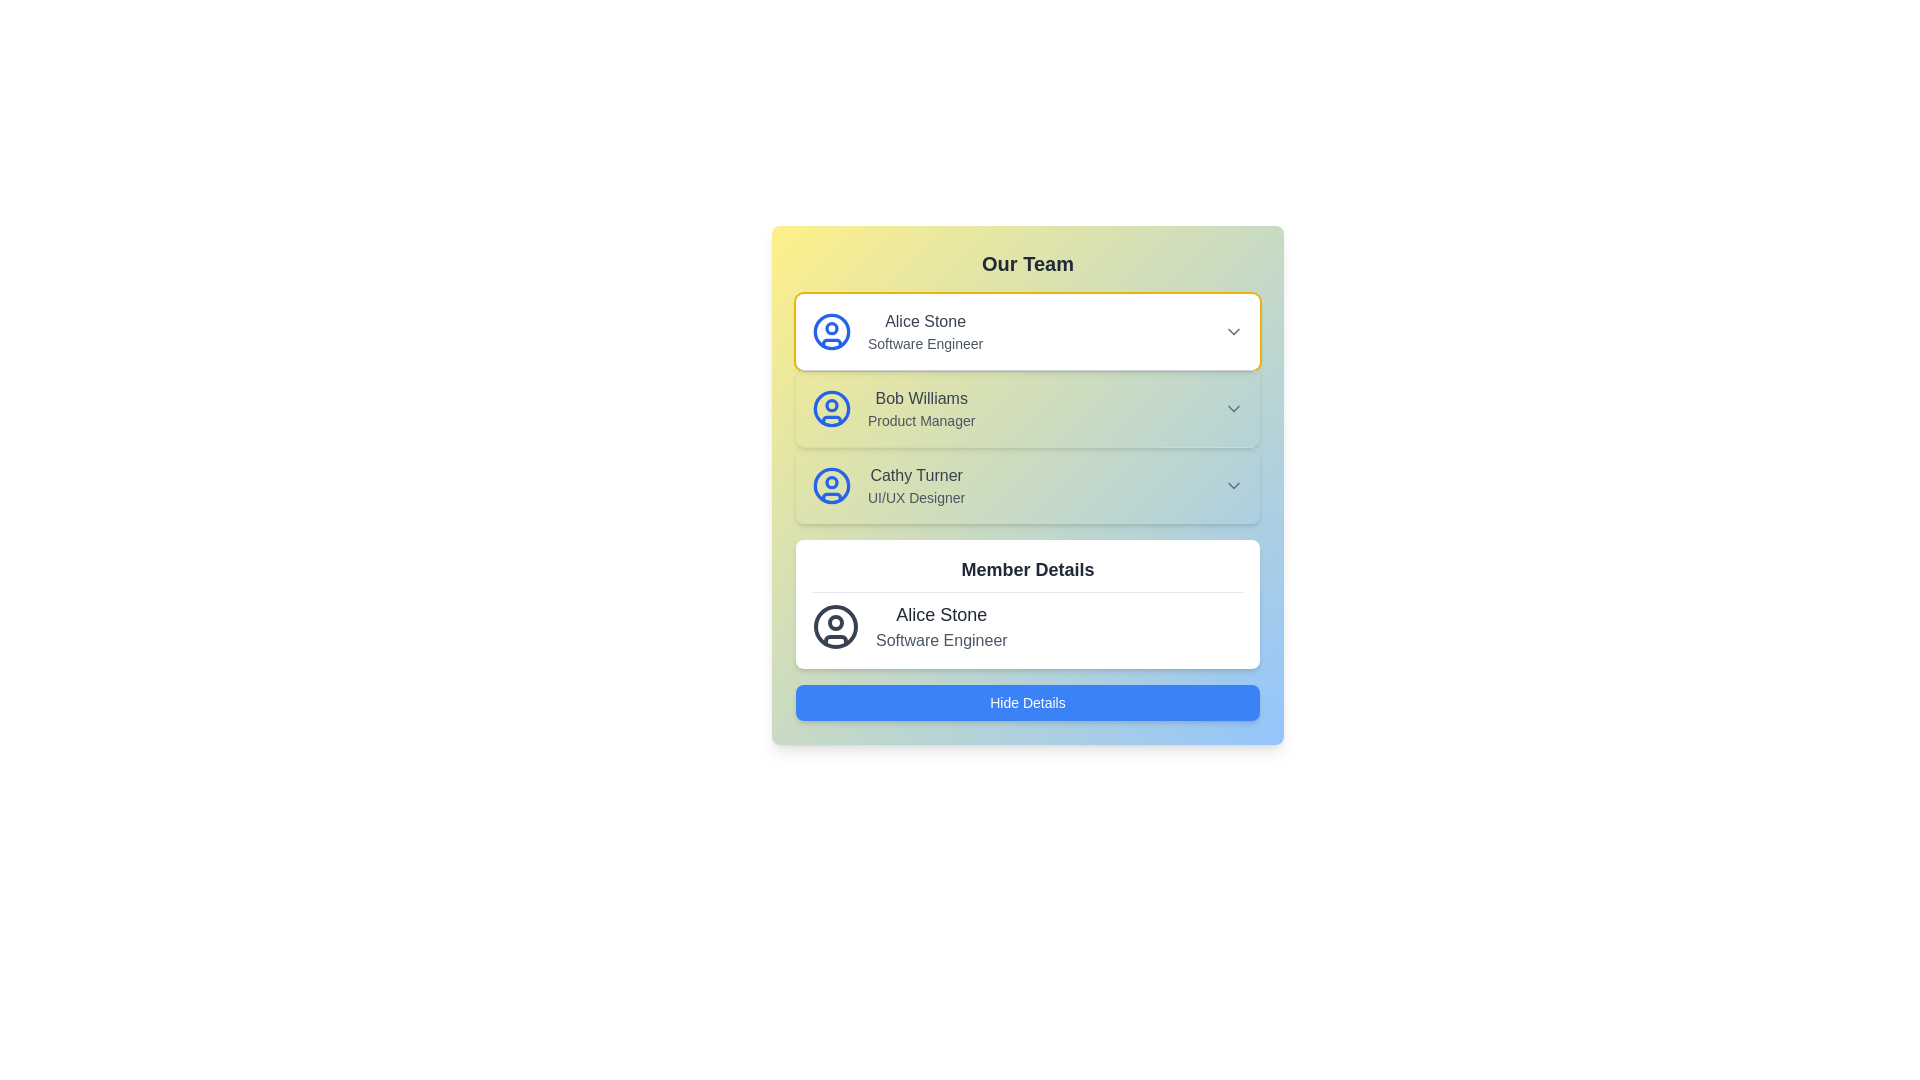 The width and height of the screenshot is (1920, 1080). Describe the element at coordinates (831, 330) in the screenshot. I see `the circular blue user profile icon located at the left side of the user details section for 'Alice Stone', which is the first icon in the 'Our Team' list` at that location.